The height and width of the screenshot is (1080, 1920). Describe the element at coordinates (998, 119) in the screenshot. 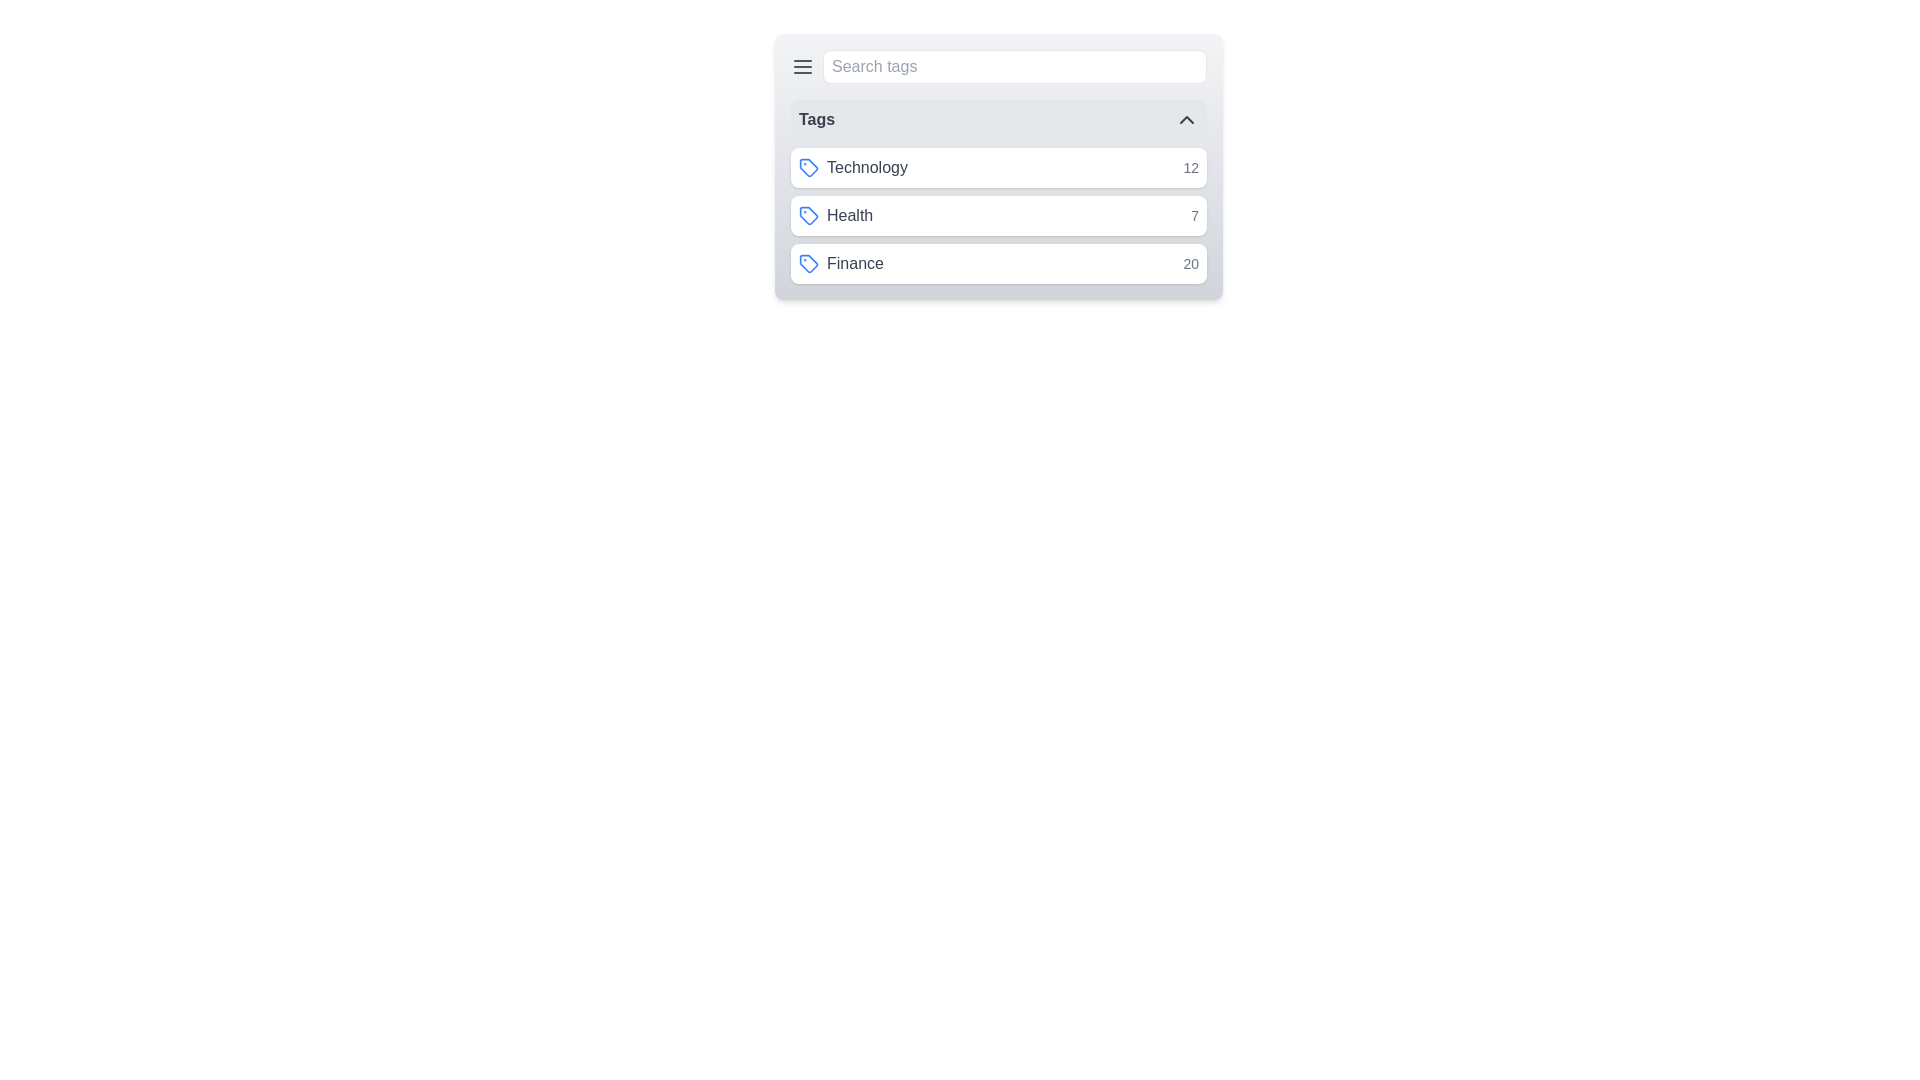

I see `the 'Tags' button to toggle the menu` at that location.